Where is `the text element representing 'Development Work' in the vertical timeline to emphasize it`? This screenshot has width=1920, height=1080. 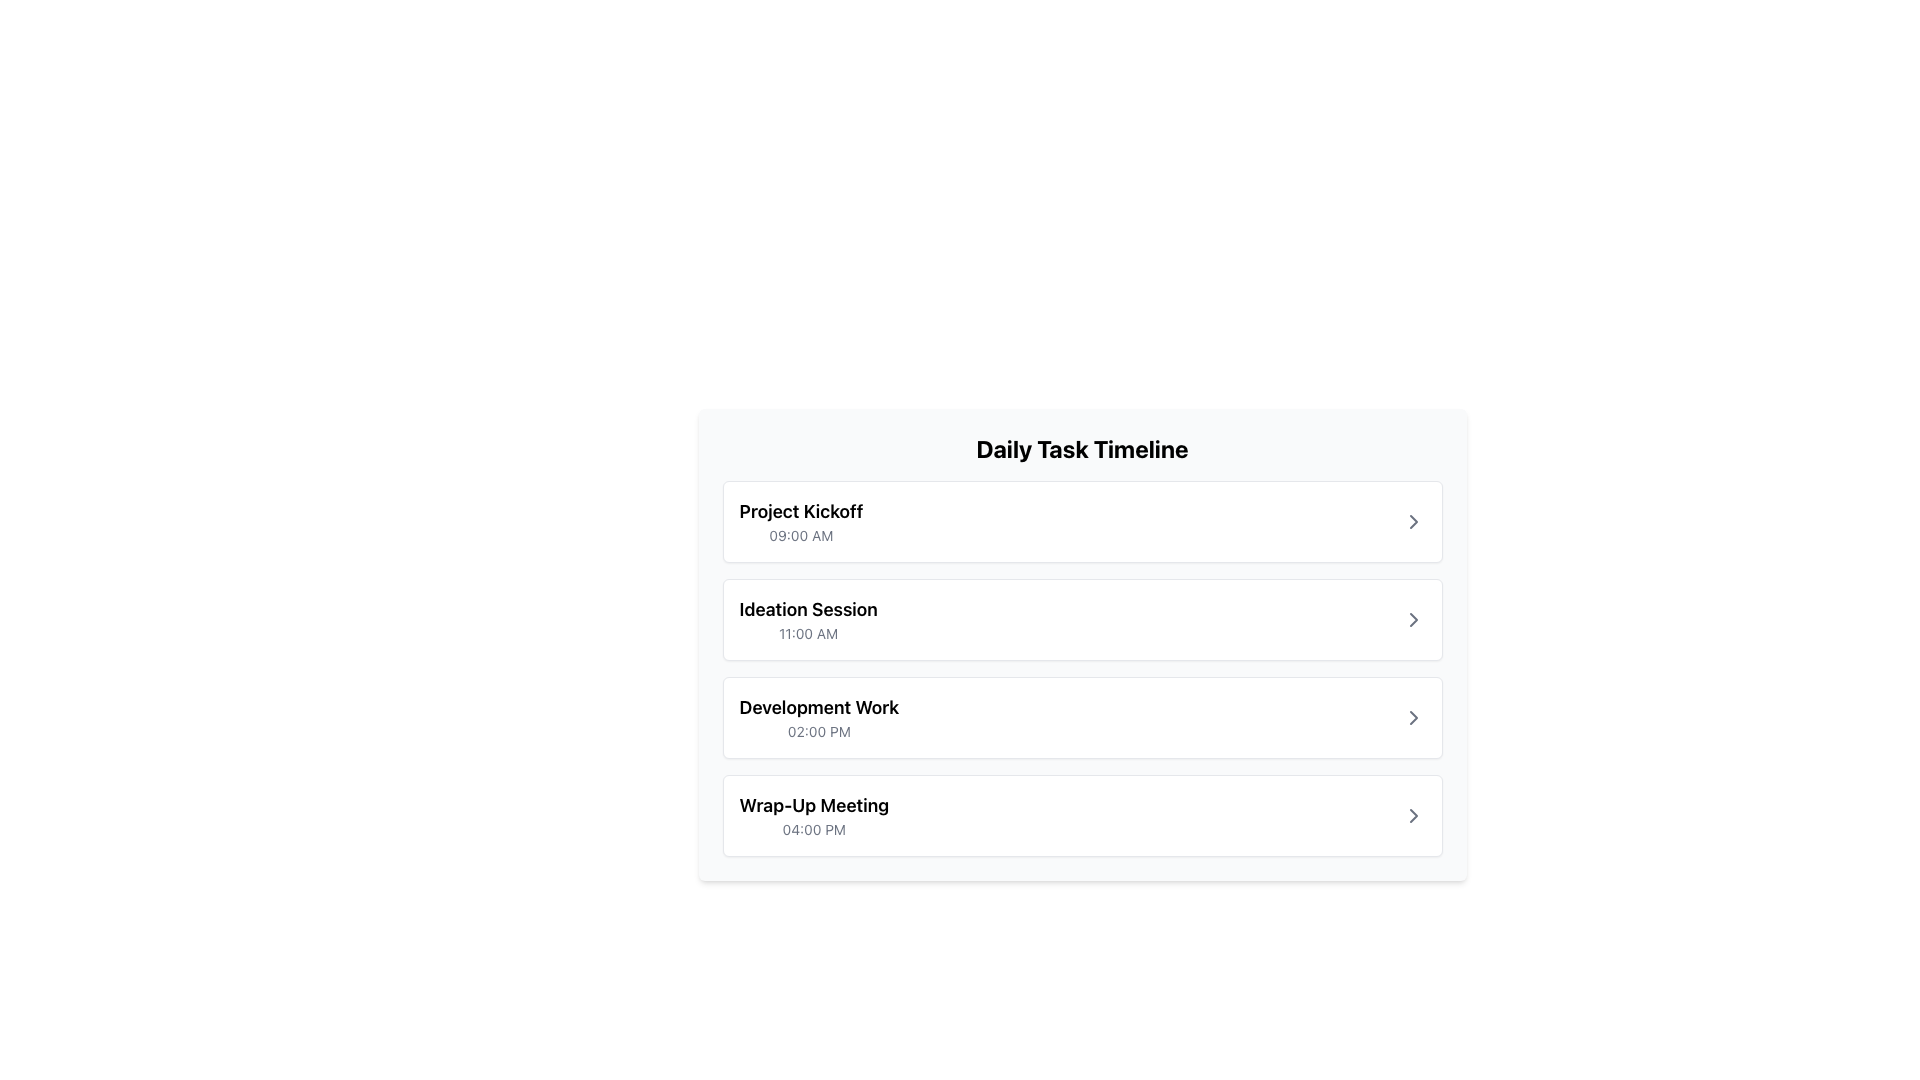
the text element representing 'Development Work' in the vertical timeline to emphasize it is located at coordinates (819, 707).